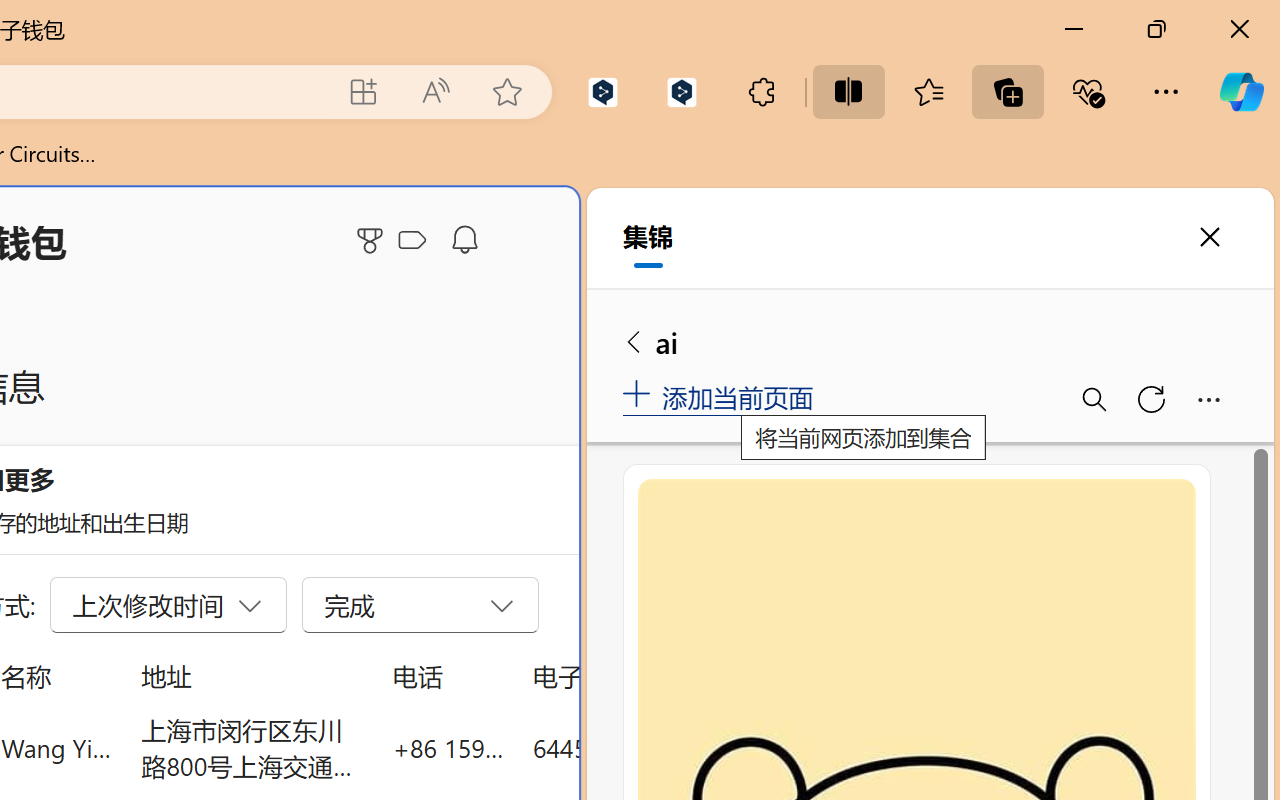  What do you see at coordinates (447, 747) in the screenshot?
I see `'+86 159 0032 4640'` at bounding box center [447, 747].